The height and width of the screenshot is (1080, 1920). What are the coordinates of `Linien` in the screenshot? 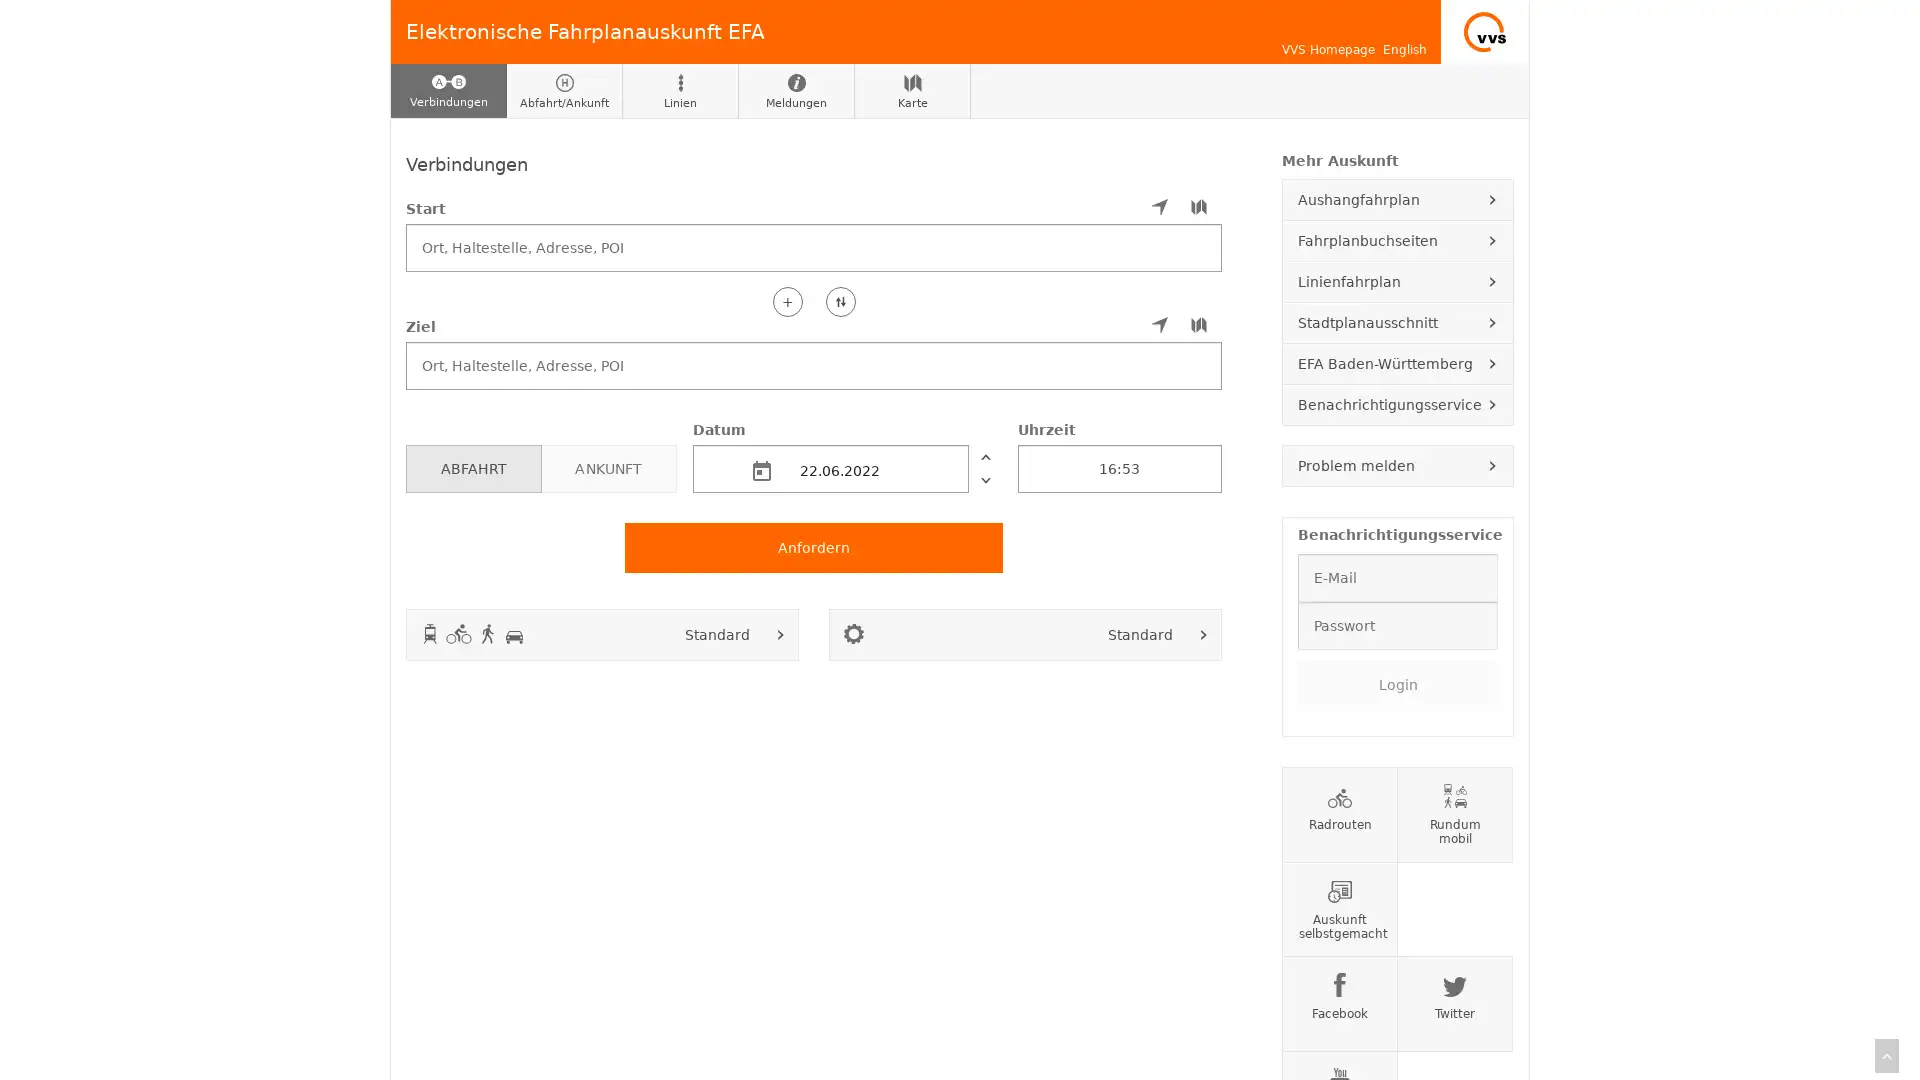 It's located at (681, 91).